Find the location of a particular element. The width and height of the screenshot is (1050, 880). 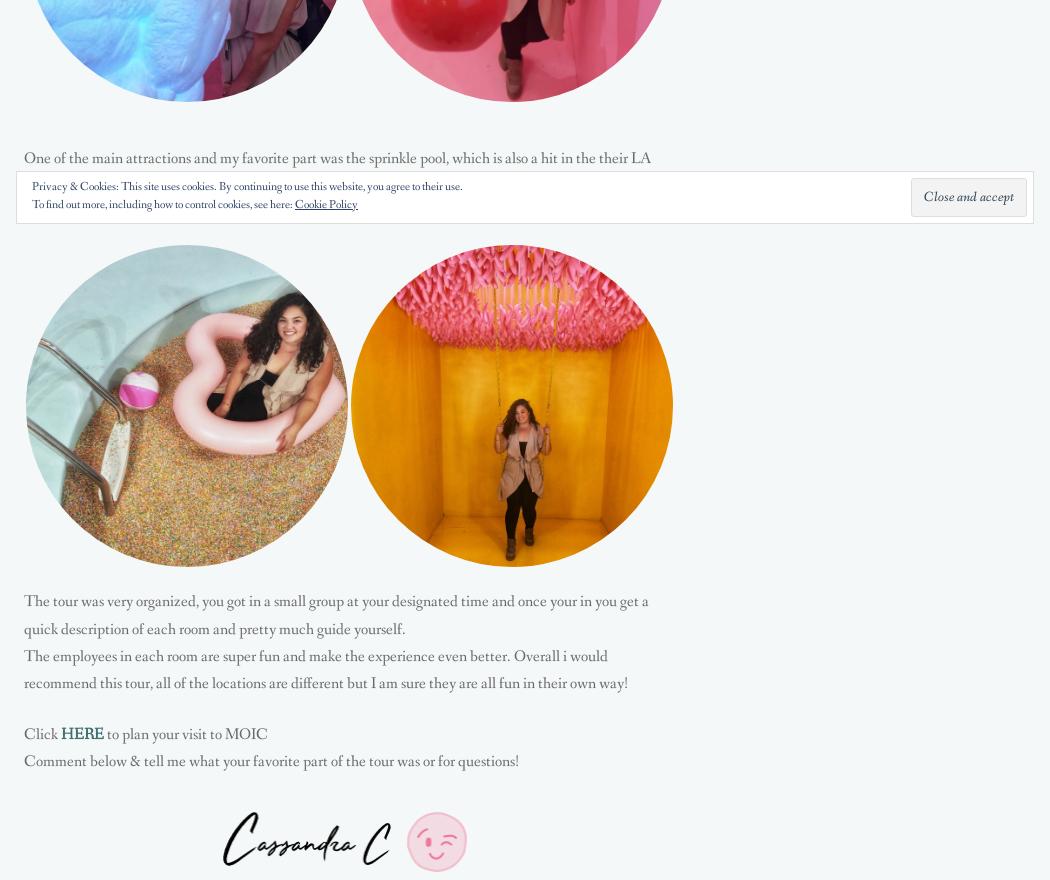

'The employees in each room are super fun and make the experience even better. Overall i would recommend this tour, all of the locations are different but I am sure they are all fun in their own way!' is located at coordinates (326, 667).